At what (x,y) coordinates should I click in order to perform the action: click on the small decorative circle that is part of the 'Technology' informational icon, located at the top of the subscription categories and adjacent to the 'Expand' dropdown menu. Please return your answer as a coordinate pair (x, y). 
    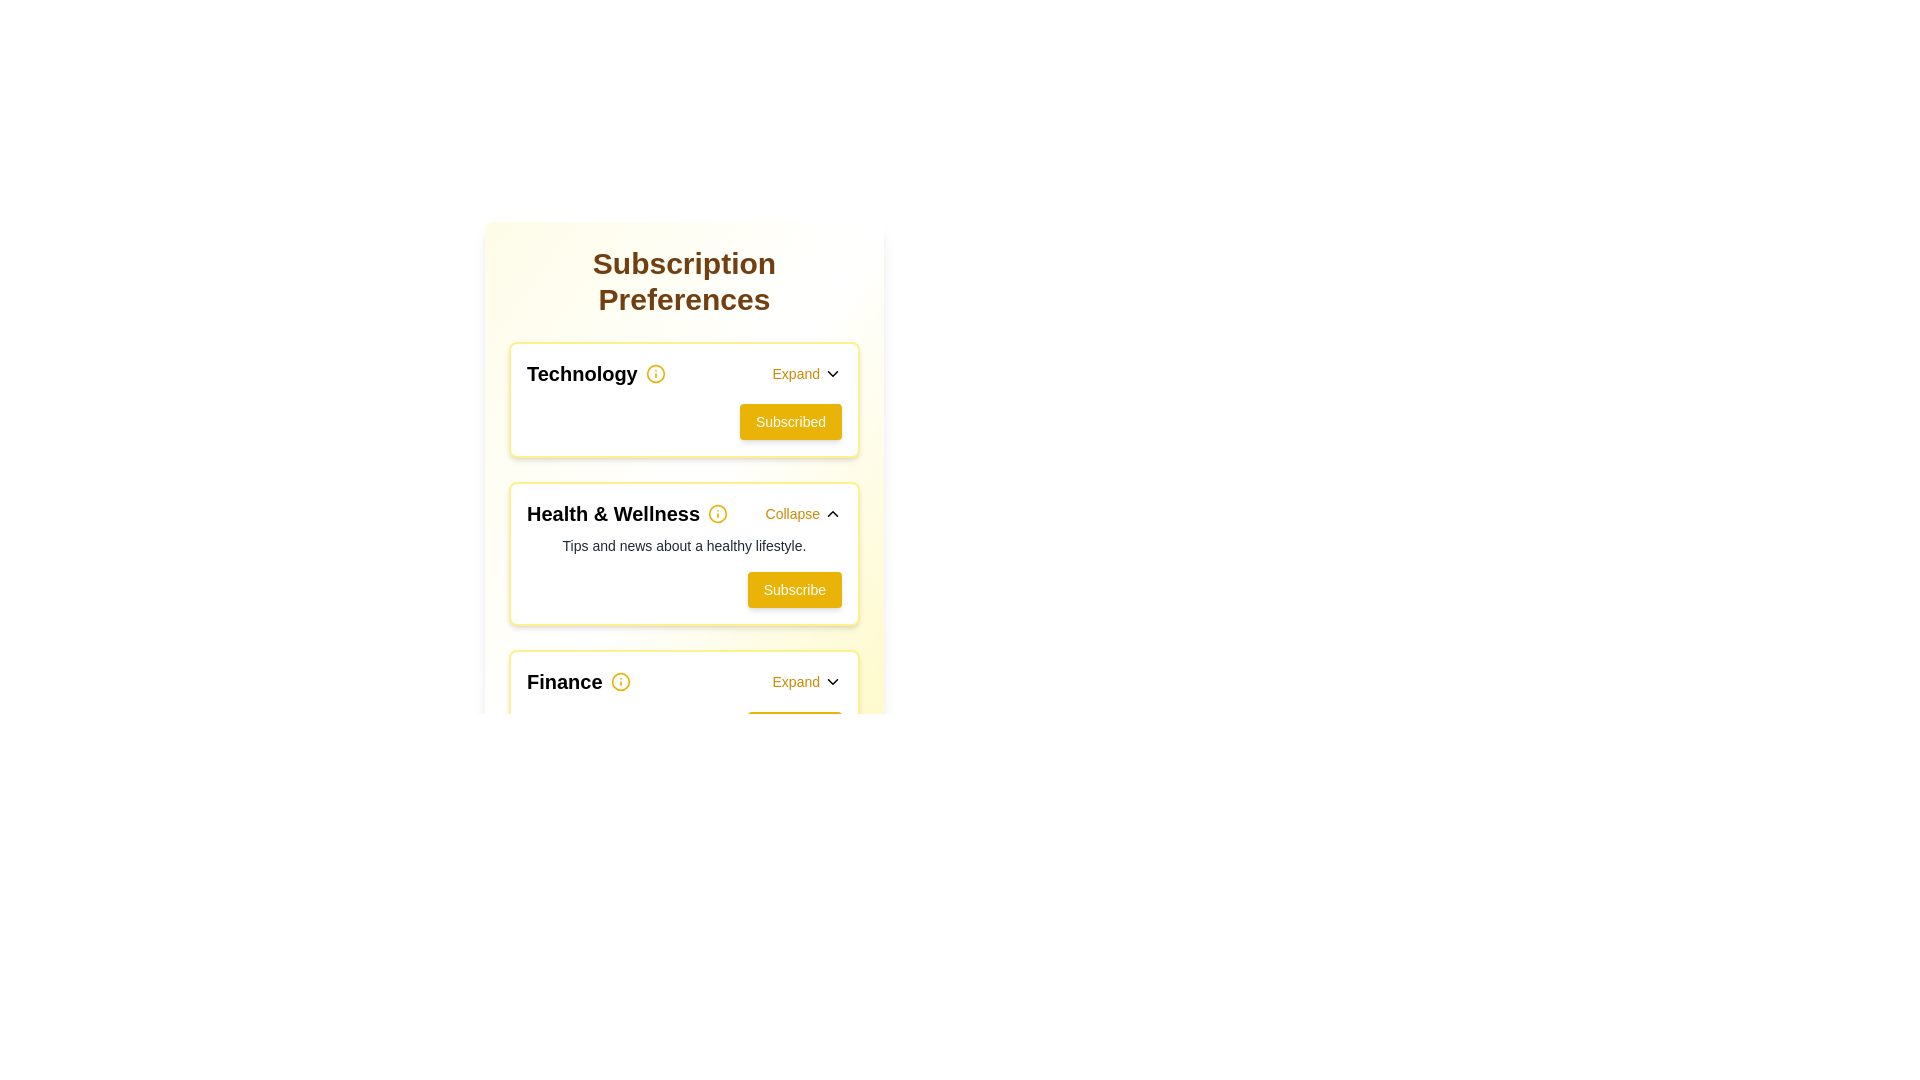
    Looking at the image, I should click on (655, 374).